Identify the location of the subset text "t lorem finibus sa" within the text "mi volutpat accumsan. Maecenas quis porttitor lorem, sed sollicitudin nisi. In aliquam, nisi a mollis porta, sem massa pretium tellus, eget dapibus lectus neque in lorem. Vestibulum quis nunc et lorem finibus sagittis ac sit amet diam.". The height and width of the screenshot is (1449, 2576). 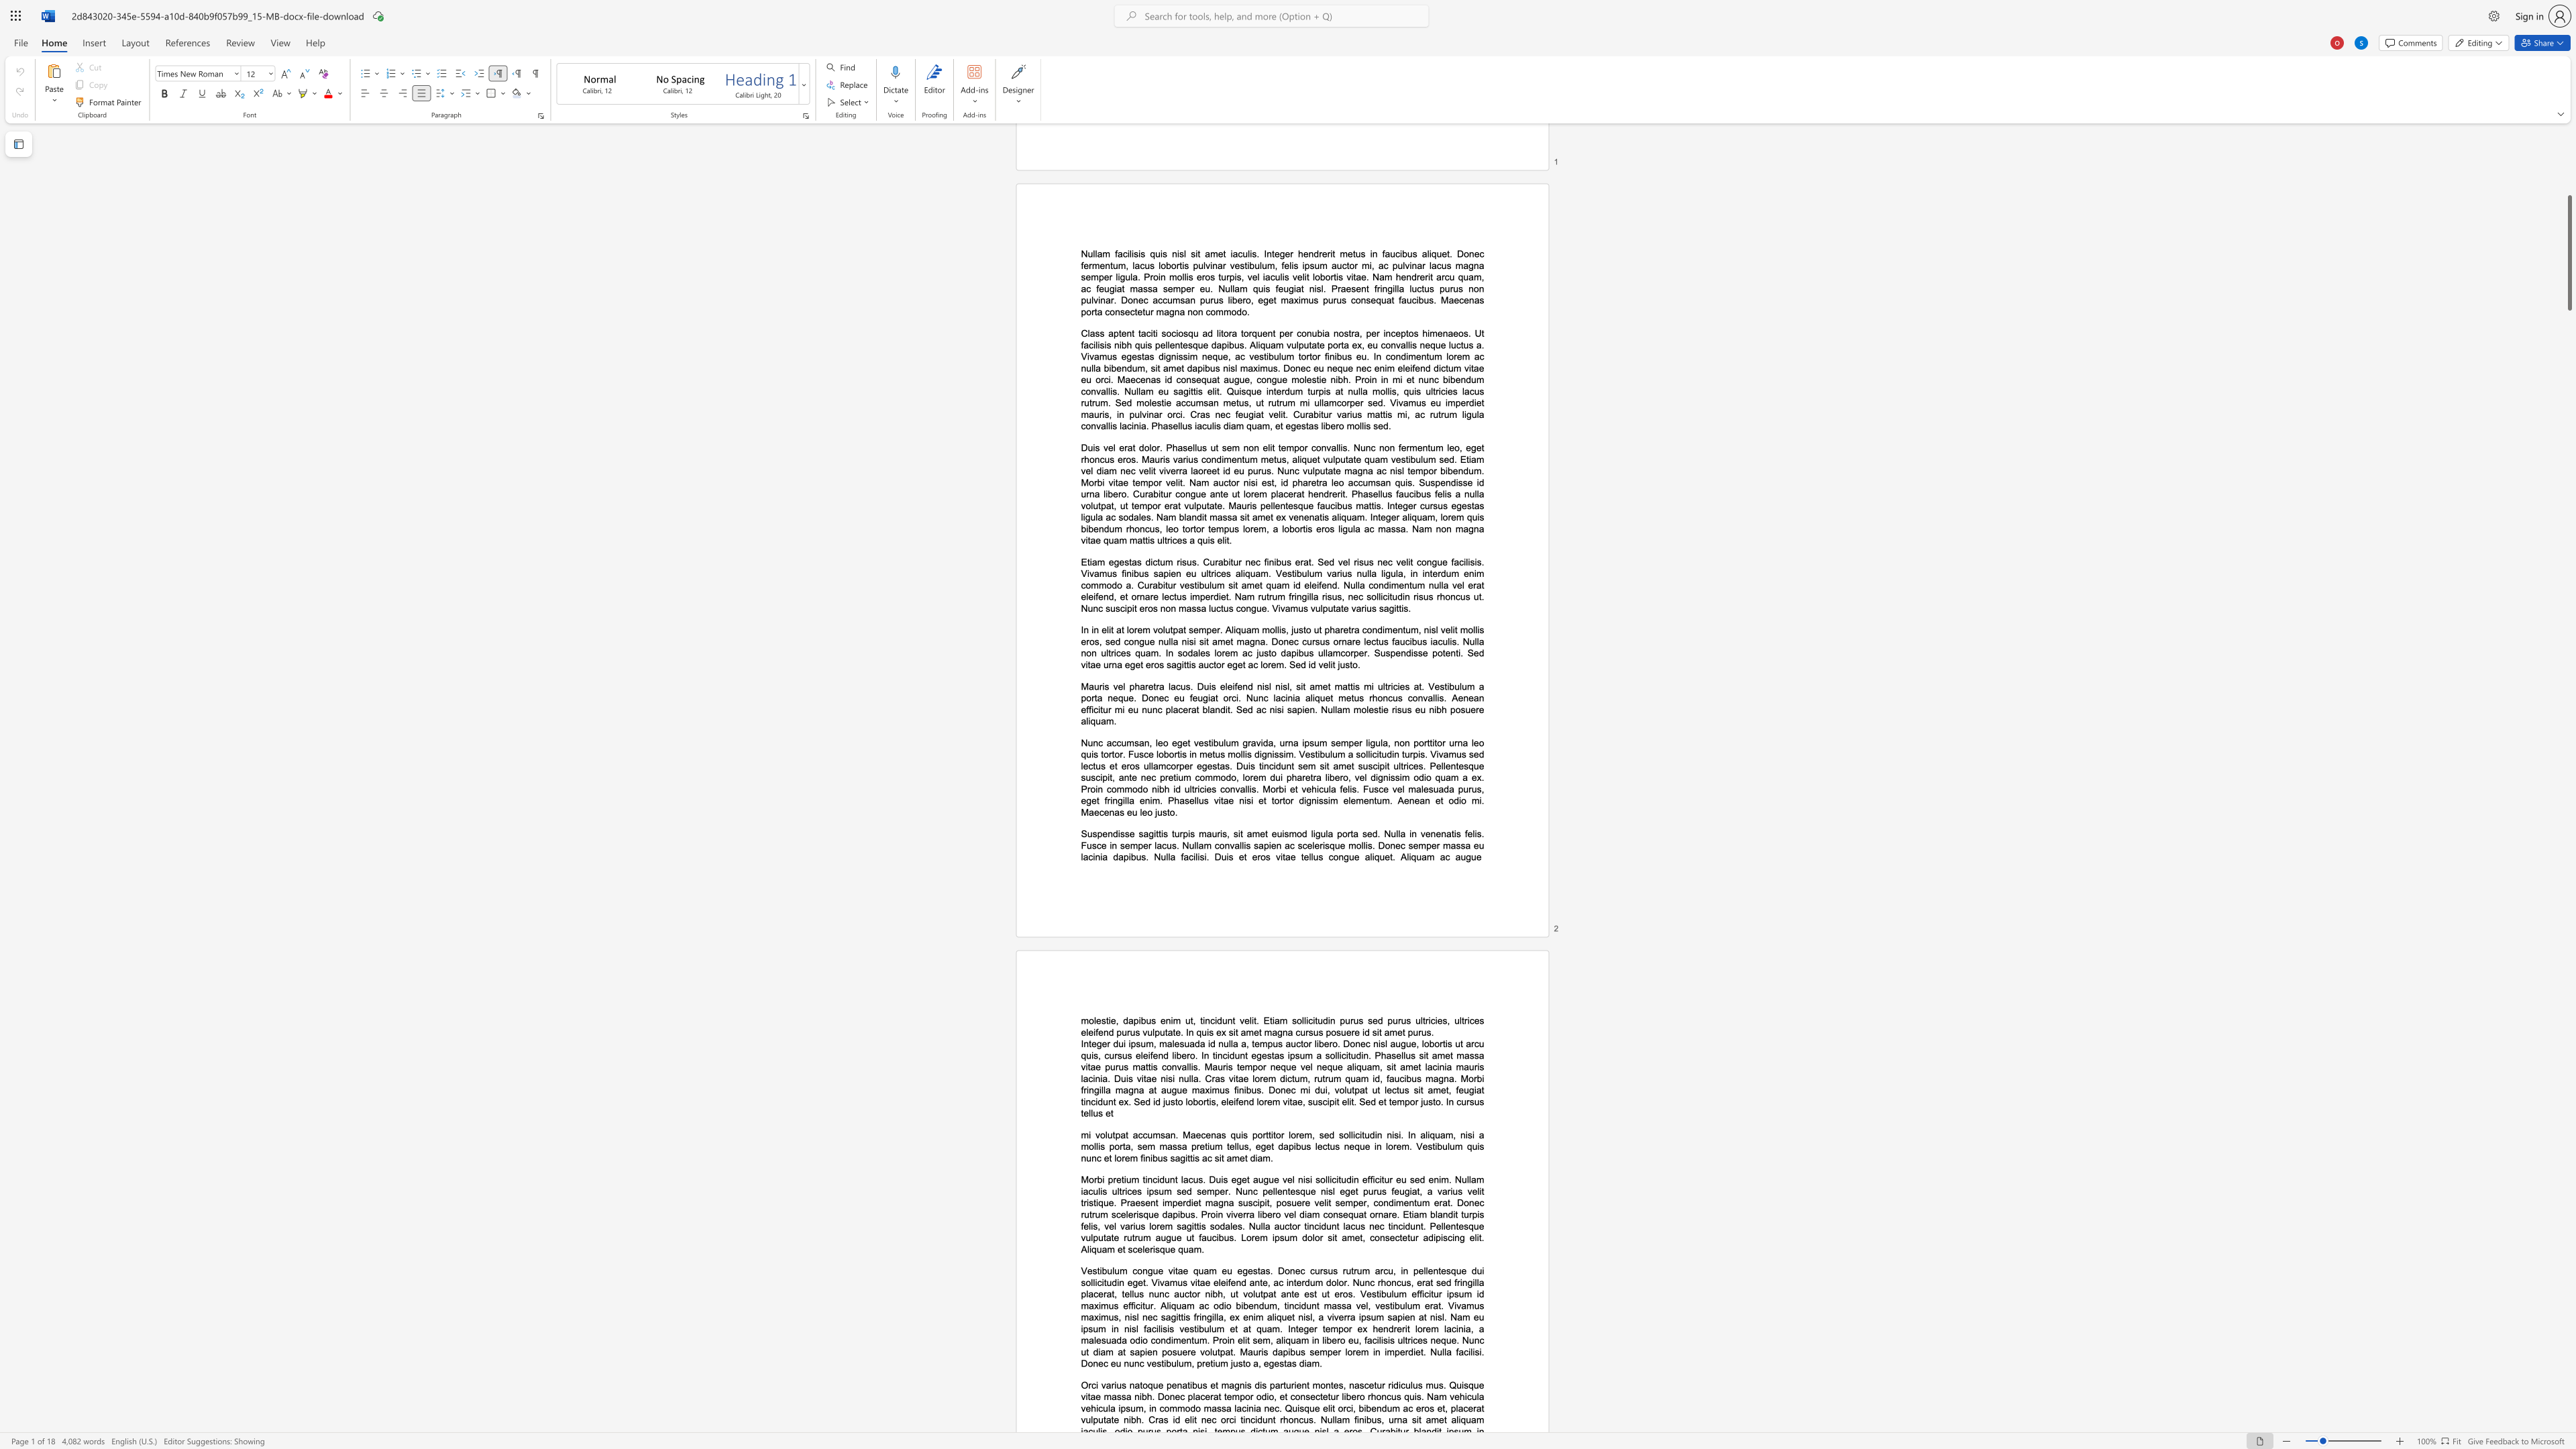
(1108, 1158).